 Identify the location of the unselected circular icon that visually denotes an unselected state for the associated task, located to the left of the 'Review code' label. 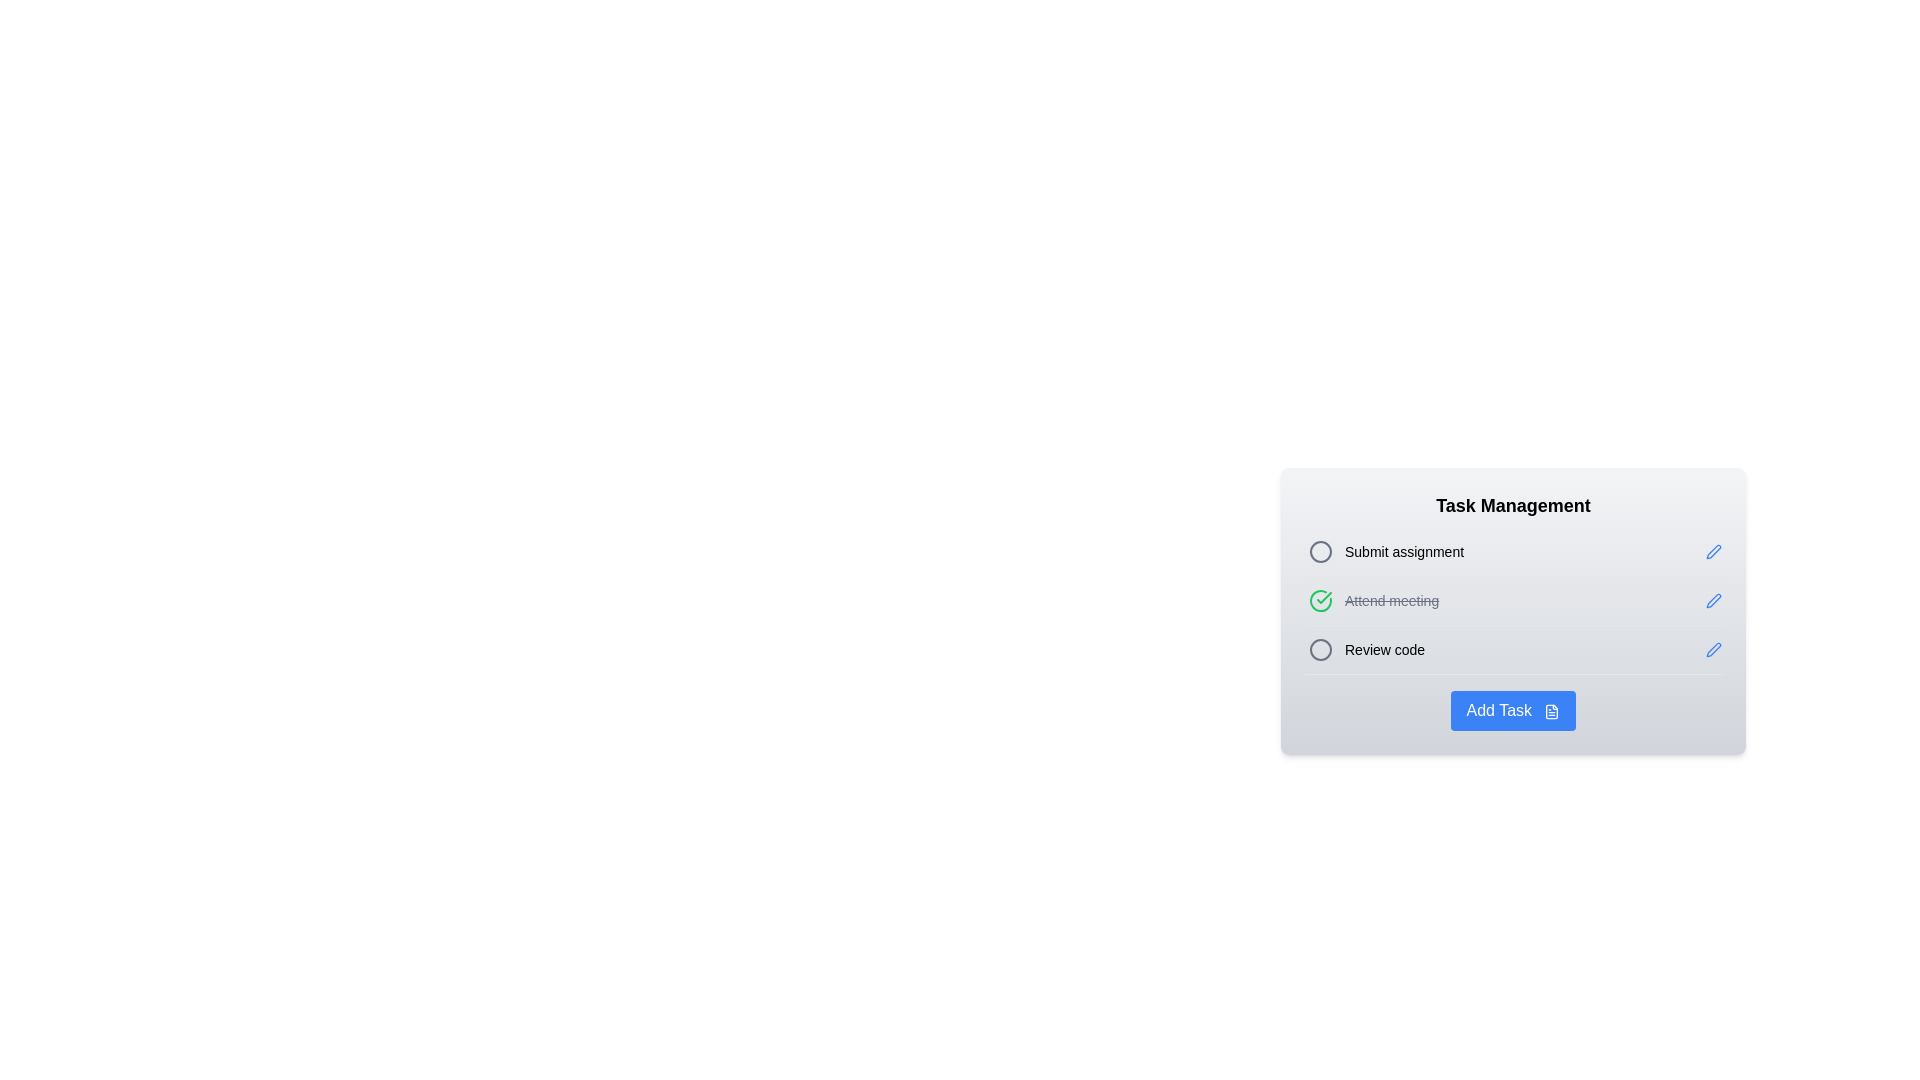
(1320, 650).